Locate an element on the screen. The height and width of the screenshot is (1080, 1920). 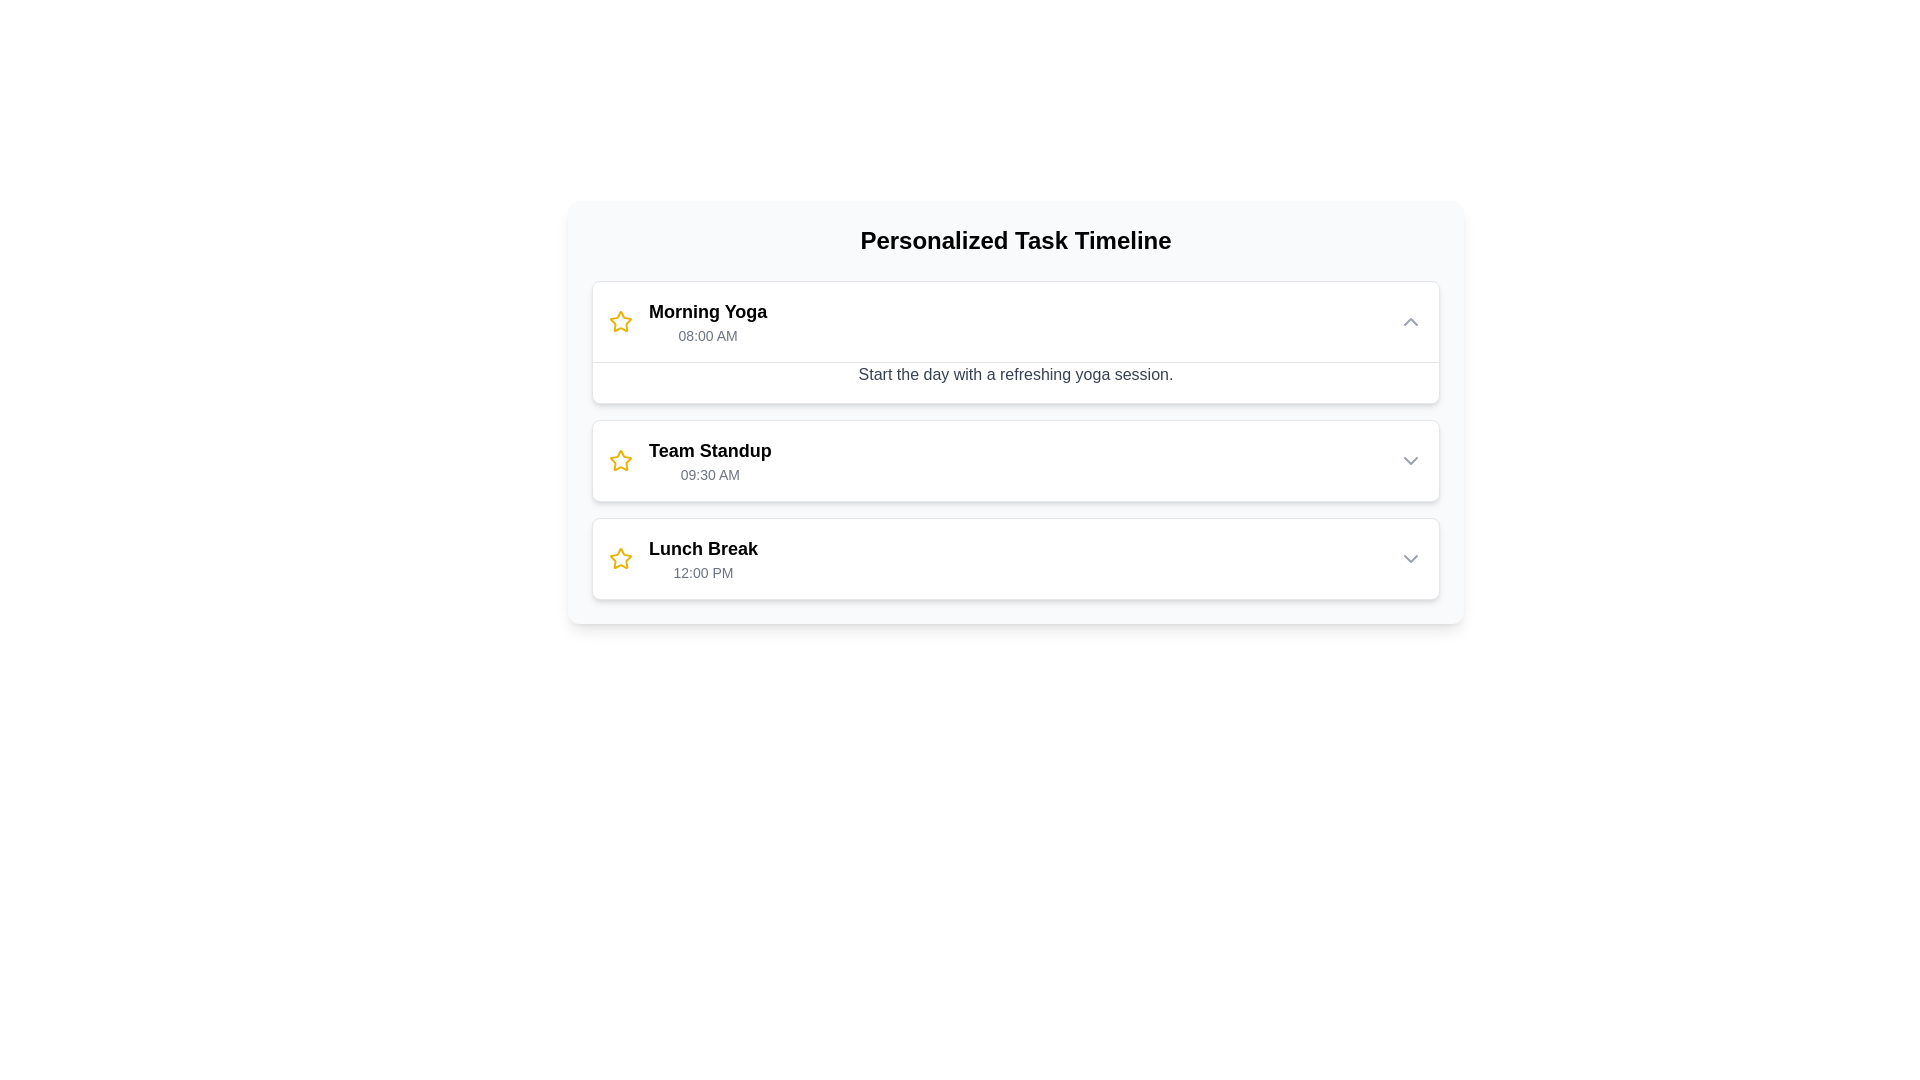
the upwards-pointing chevron icon in the top-right corner of the 'Team Standup' task card is located at coordinates (1410, 461).